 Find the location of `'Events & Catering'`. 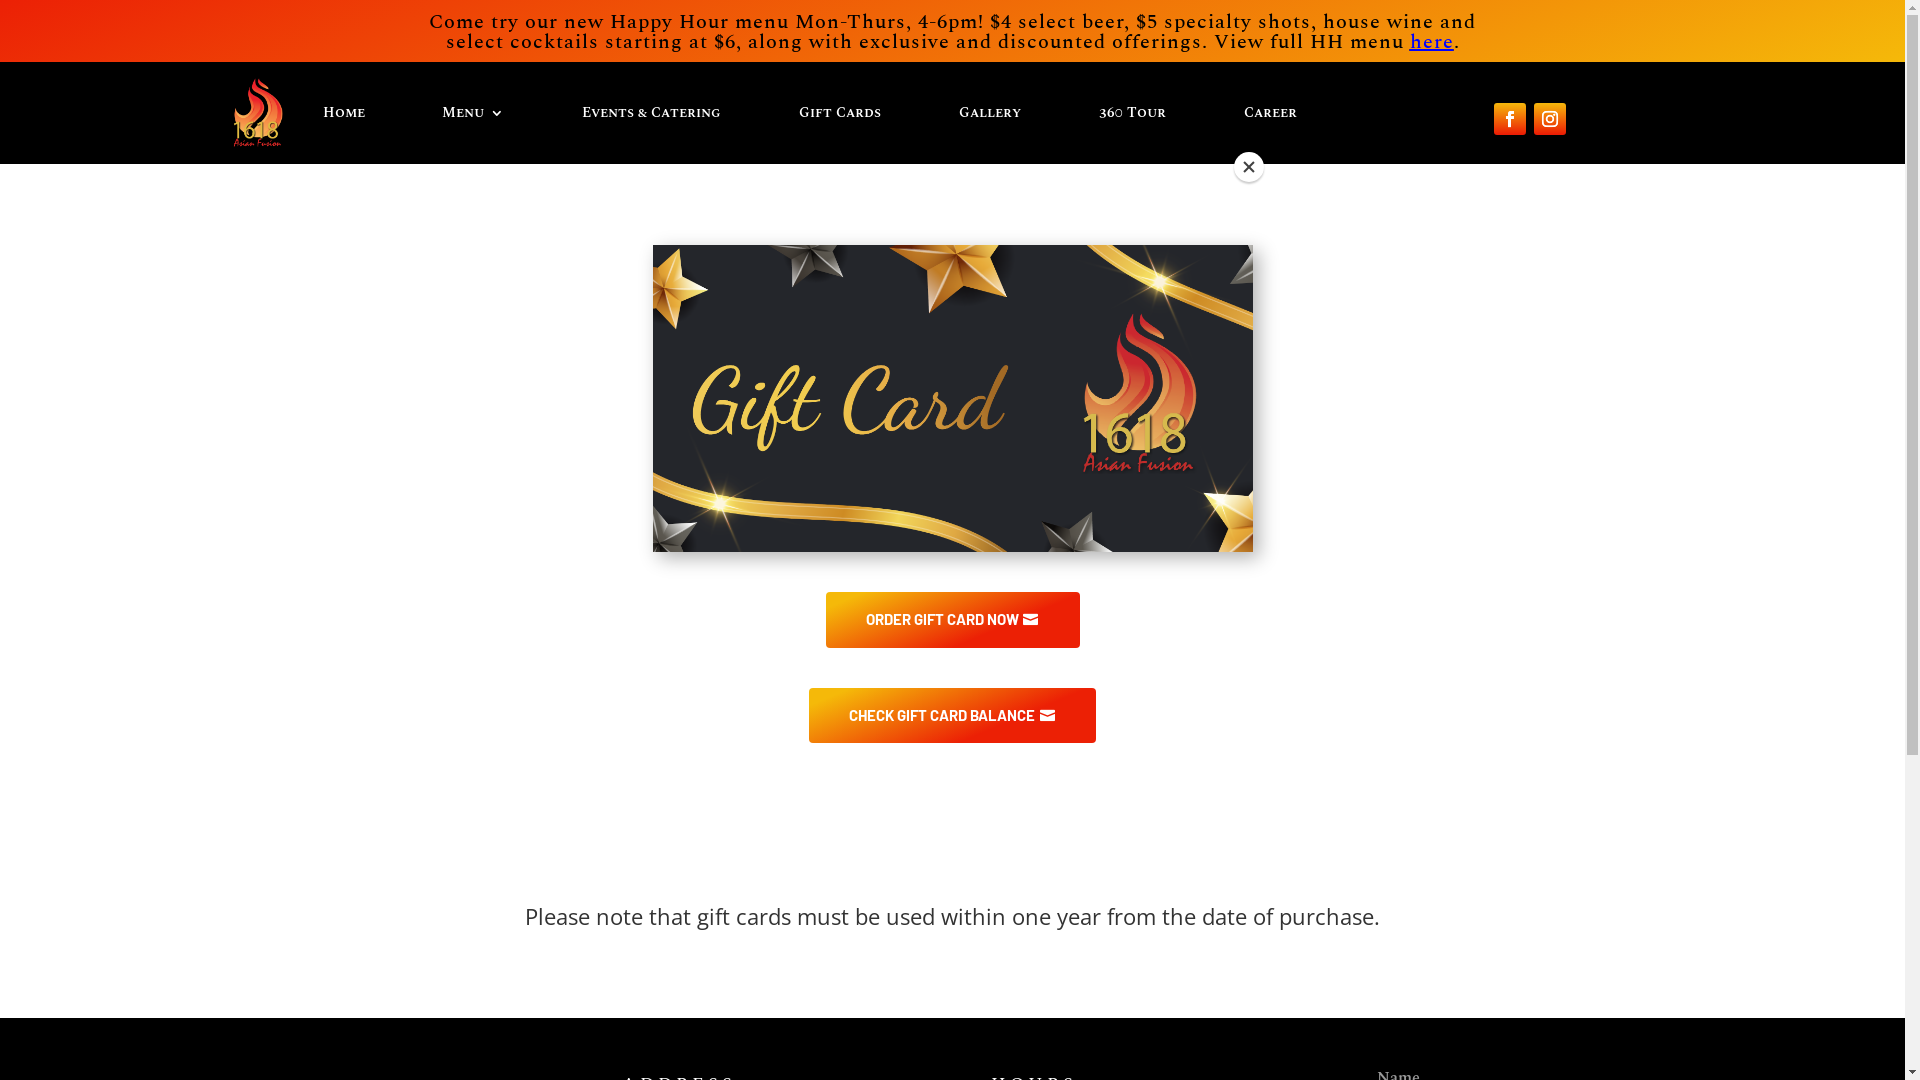

'Events & Catering' is located at coordinates (651, 112).